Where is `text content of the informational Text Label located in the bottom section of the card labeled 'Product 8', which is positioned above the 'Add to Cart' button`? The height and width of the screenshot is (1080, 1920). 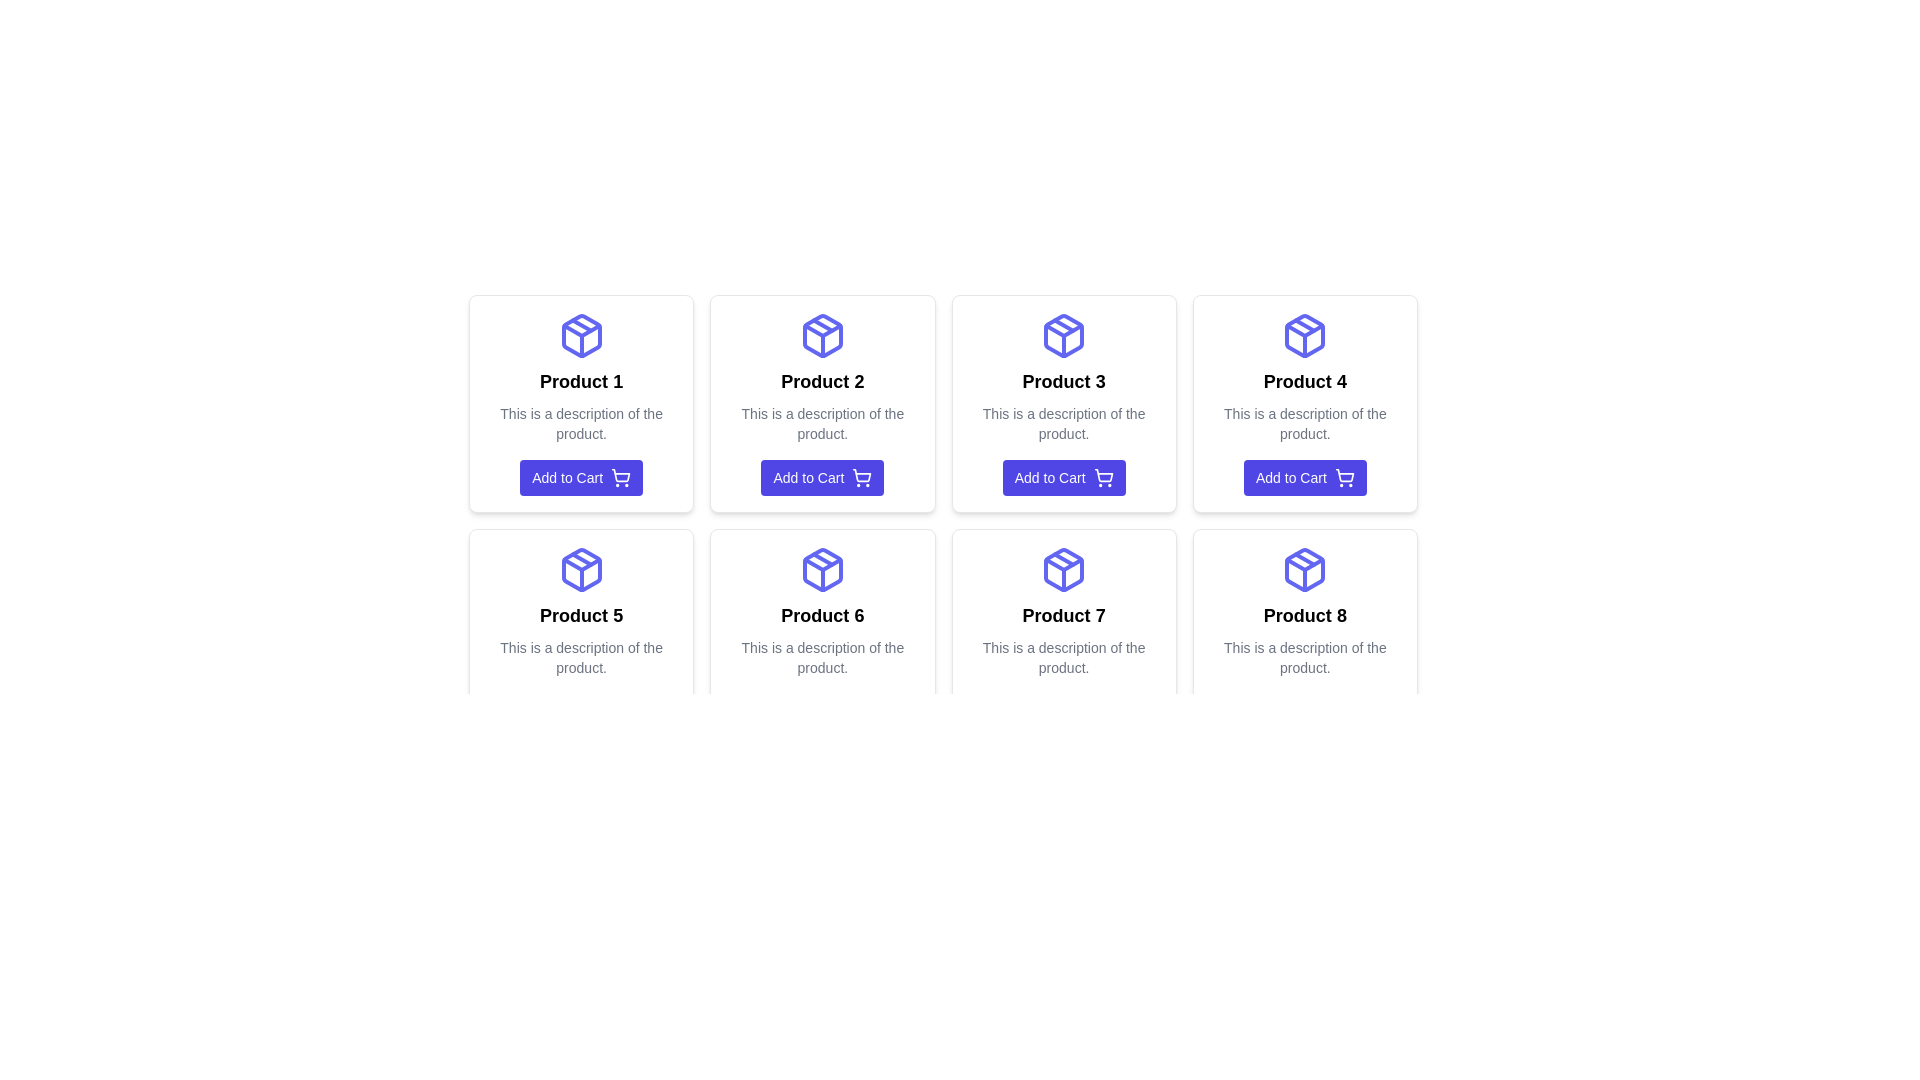
text content of the informational Text Label located in the bottom section of the card labeled 'Product 8', which is positioned above the 'Add to Cart' button is located at coordinates (1305, 658).